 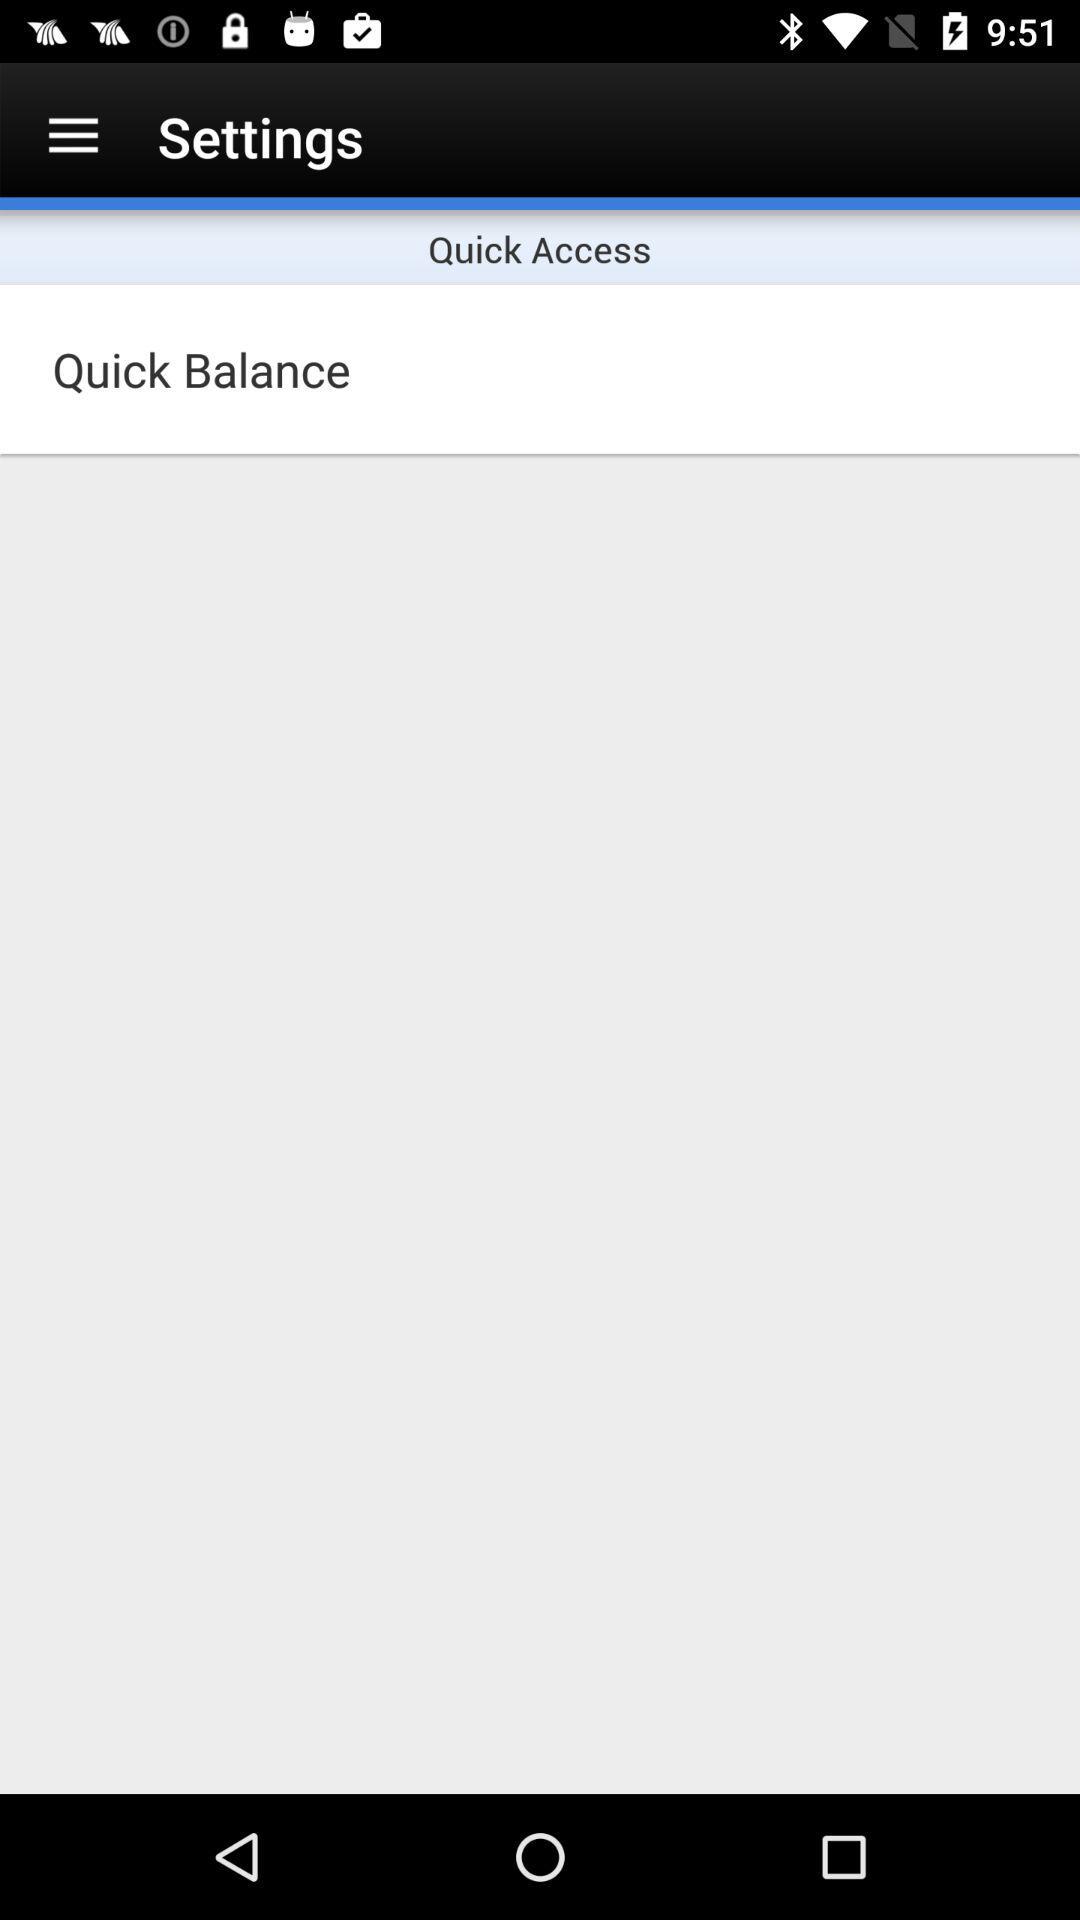 What do you see at coordinates (72, 135) in the screenshot?
I see `icon to the left of settings app` at bounding box center [72, 135].